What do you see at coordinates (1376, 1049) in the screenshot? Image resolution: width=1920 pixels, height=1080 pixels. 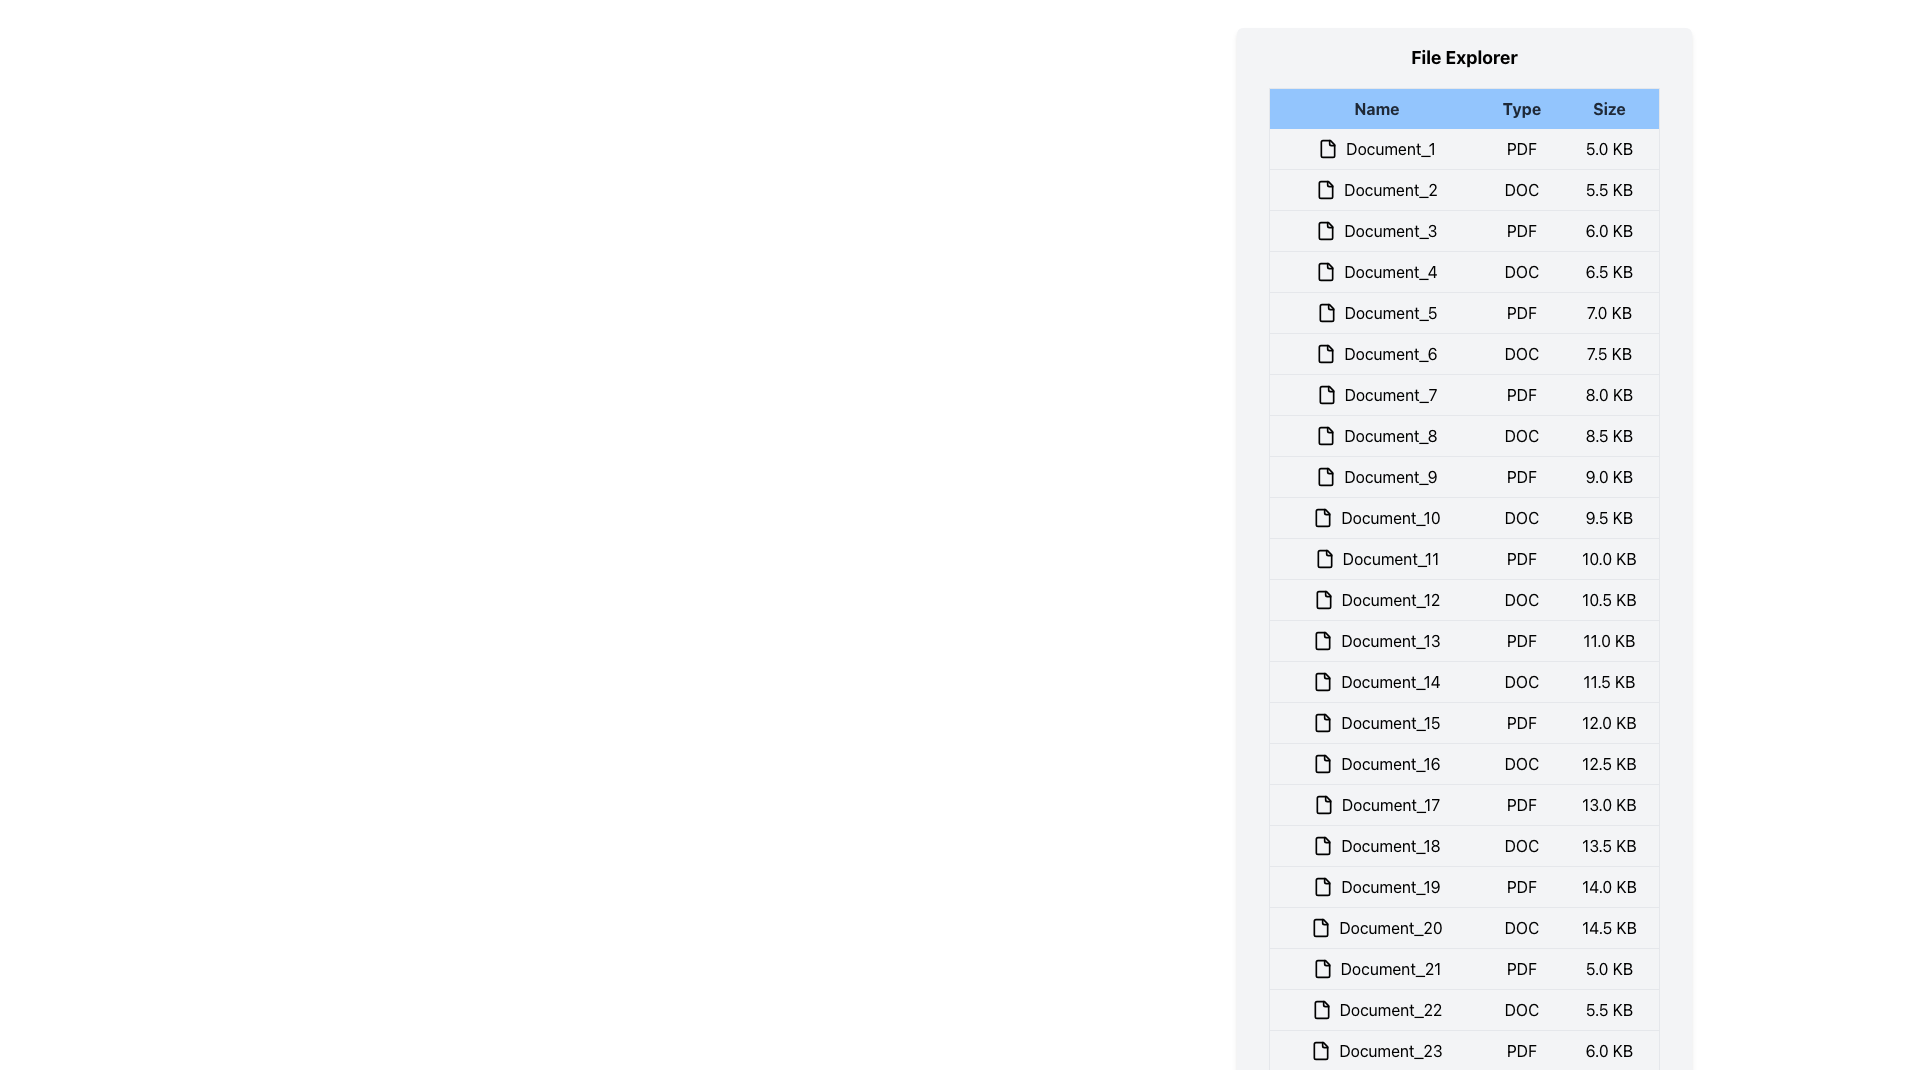 I see `the Text Label with Icon displaying 'Document_23', which is aligned to the right of a document icon within the 'File Explorer' interface` at bounding box center [1376, 1049].